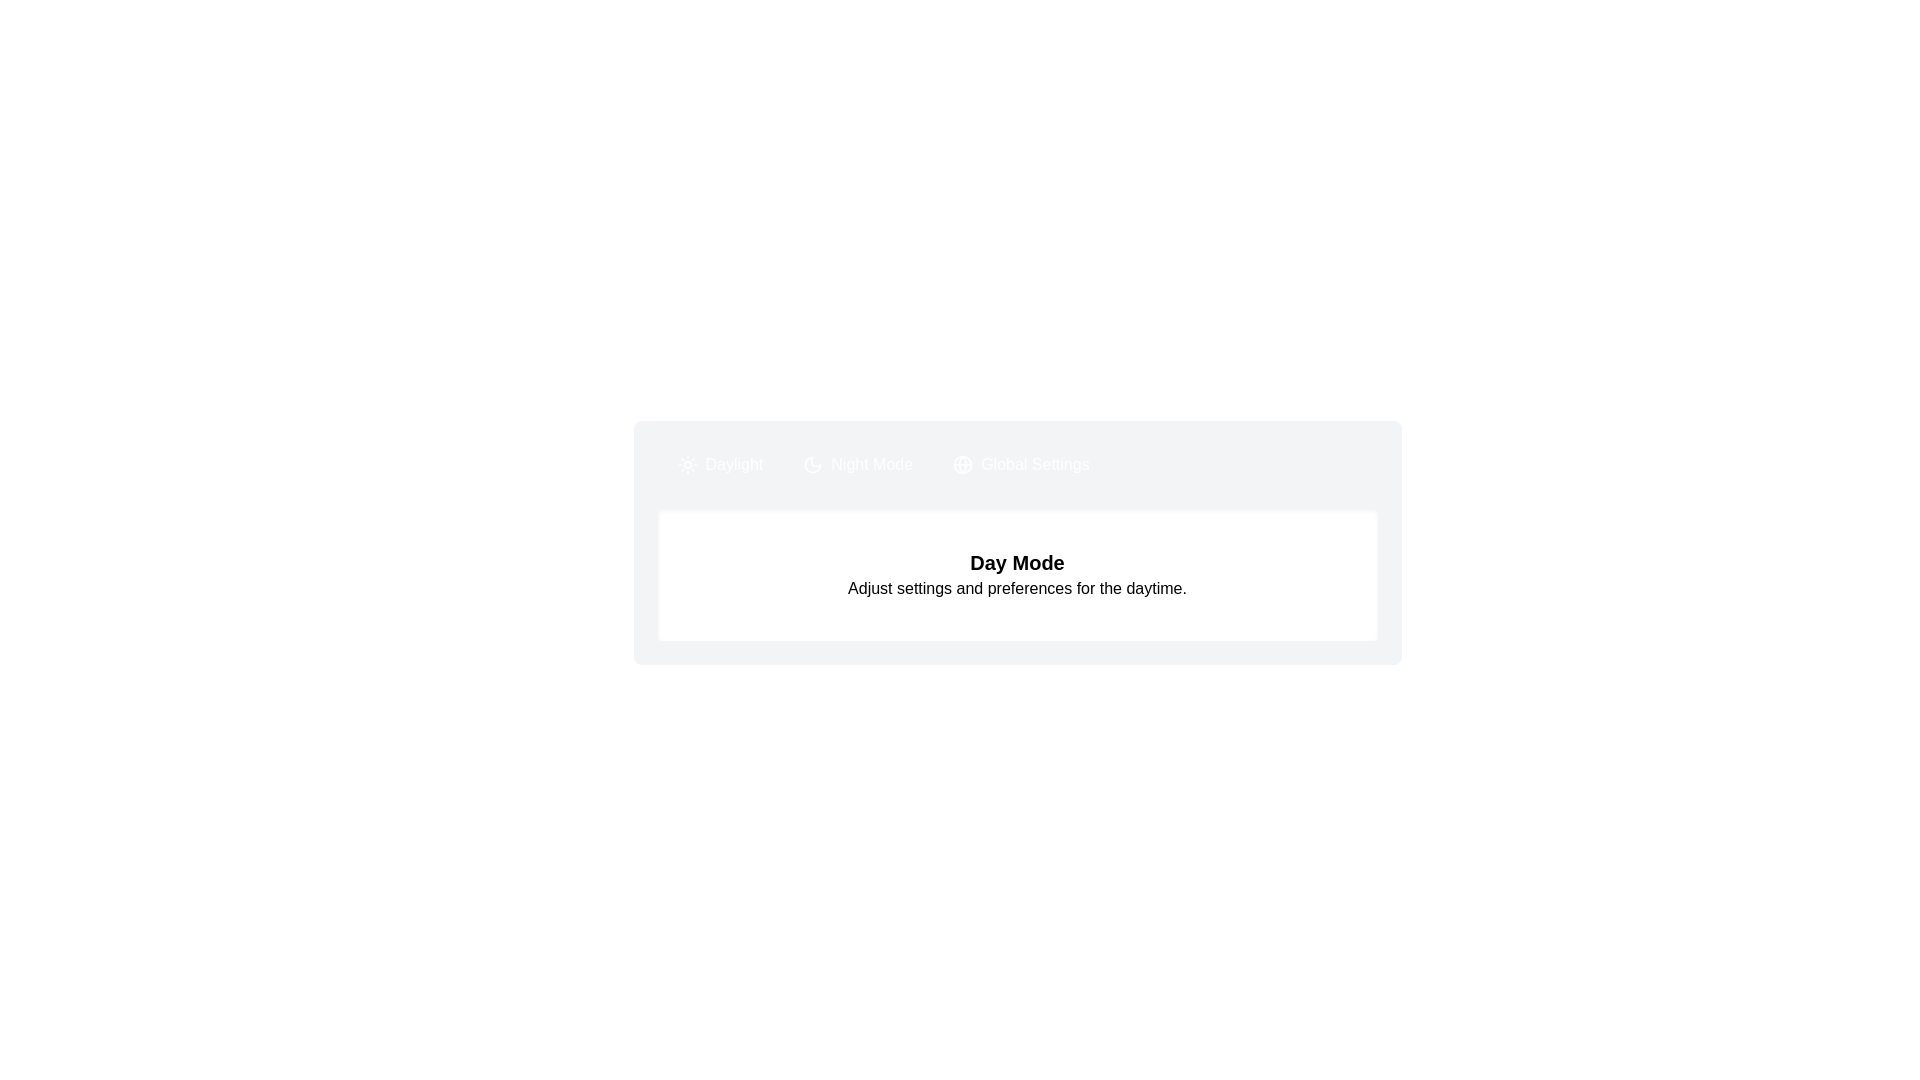  I want to click on the Daylight tab by clicking on its button, so click(720, 465).